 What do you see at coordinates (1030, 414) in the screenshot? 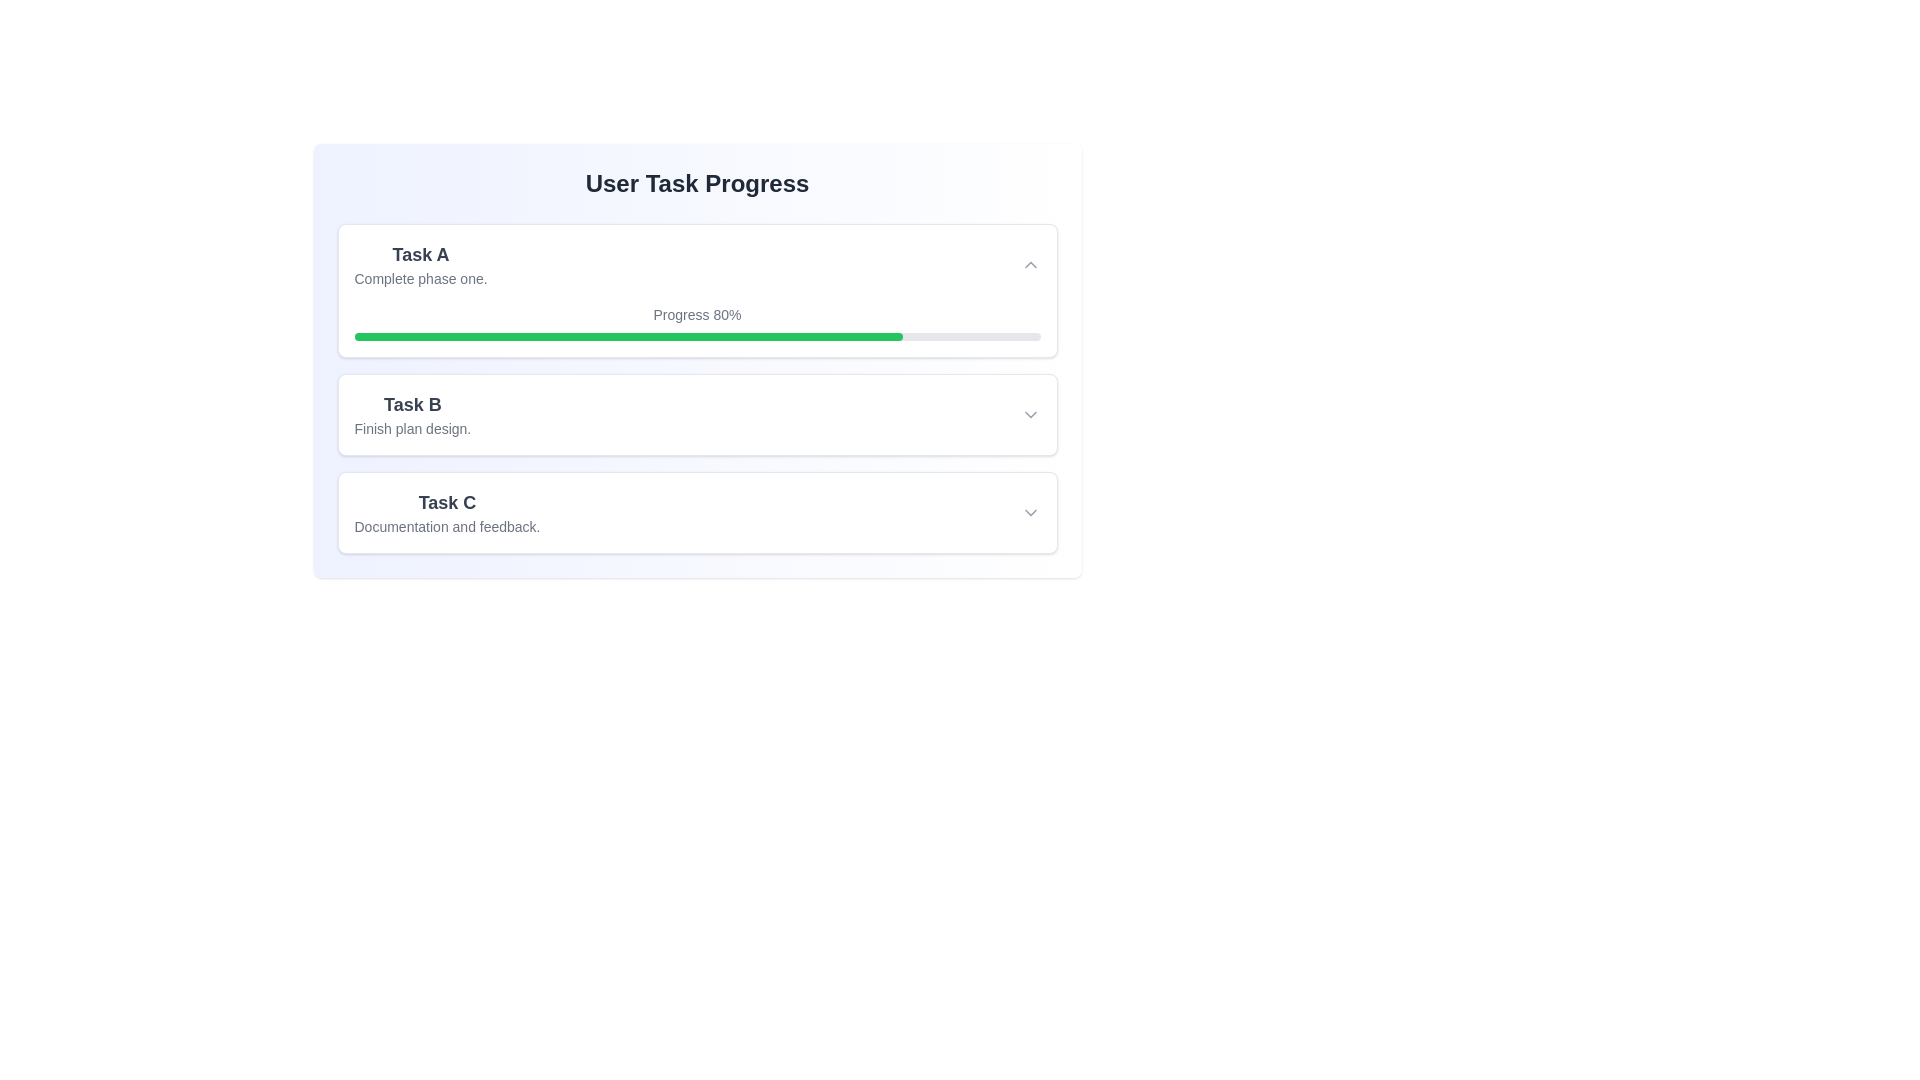
I see `the downward-pointing chevron icon button located at the far-right side of the 'Task B' card` at bounding box center [1030, 414].